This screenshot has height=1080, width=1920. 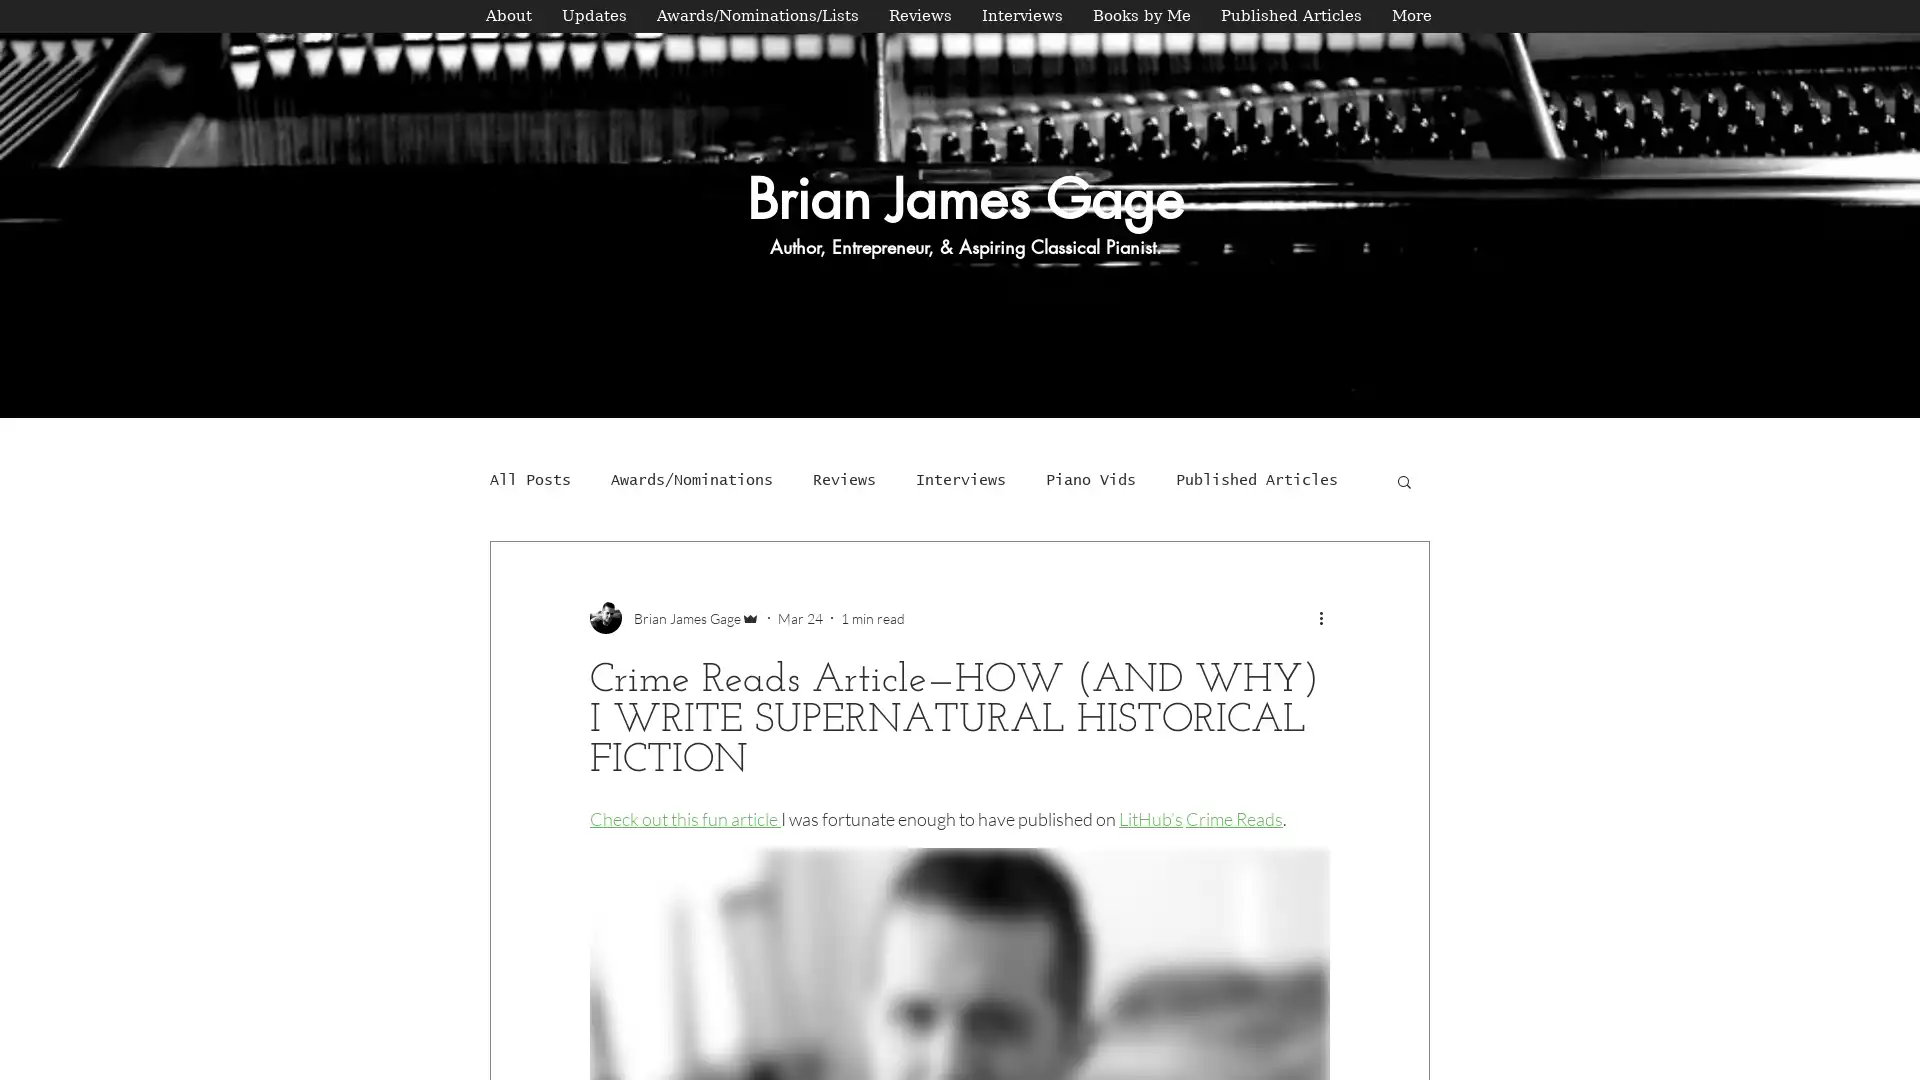 I want to click on More actions, so click(x=1327, y=616).